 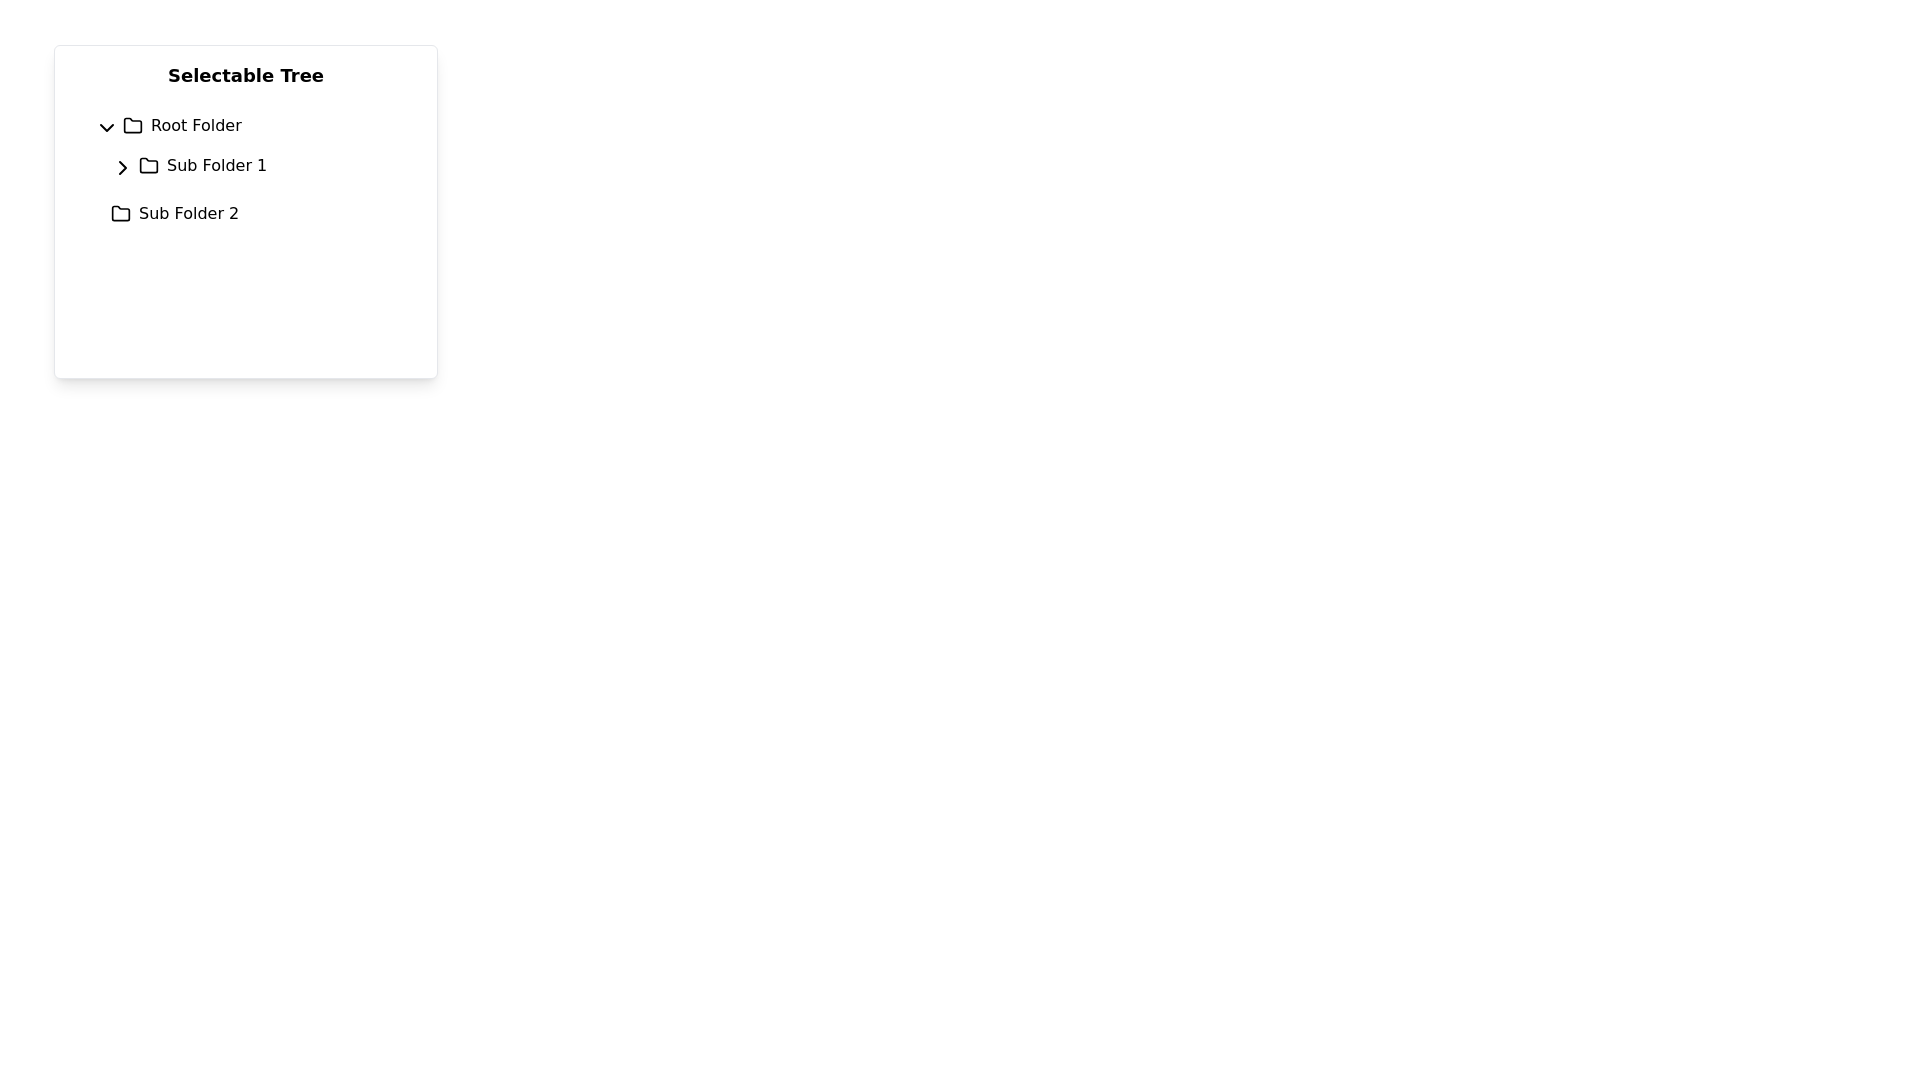 I want to click on the Tree View element located centrally within the 'Selectable Tree' card, so click(x=244, y=168).